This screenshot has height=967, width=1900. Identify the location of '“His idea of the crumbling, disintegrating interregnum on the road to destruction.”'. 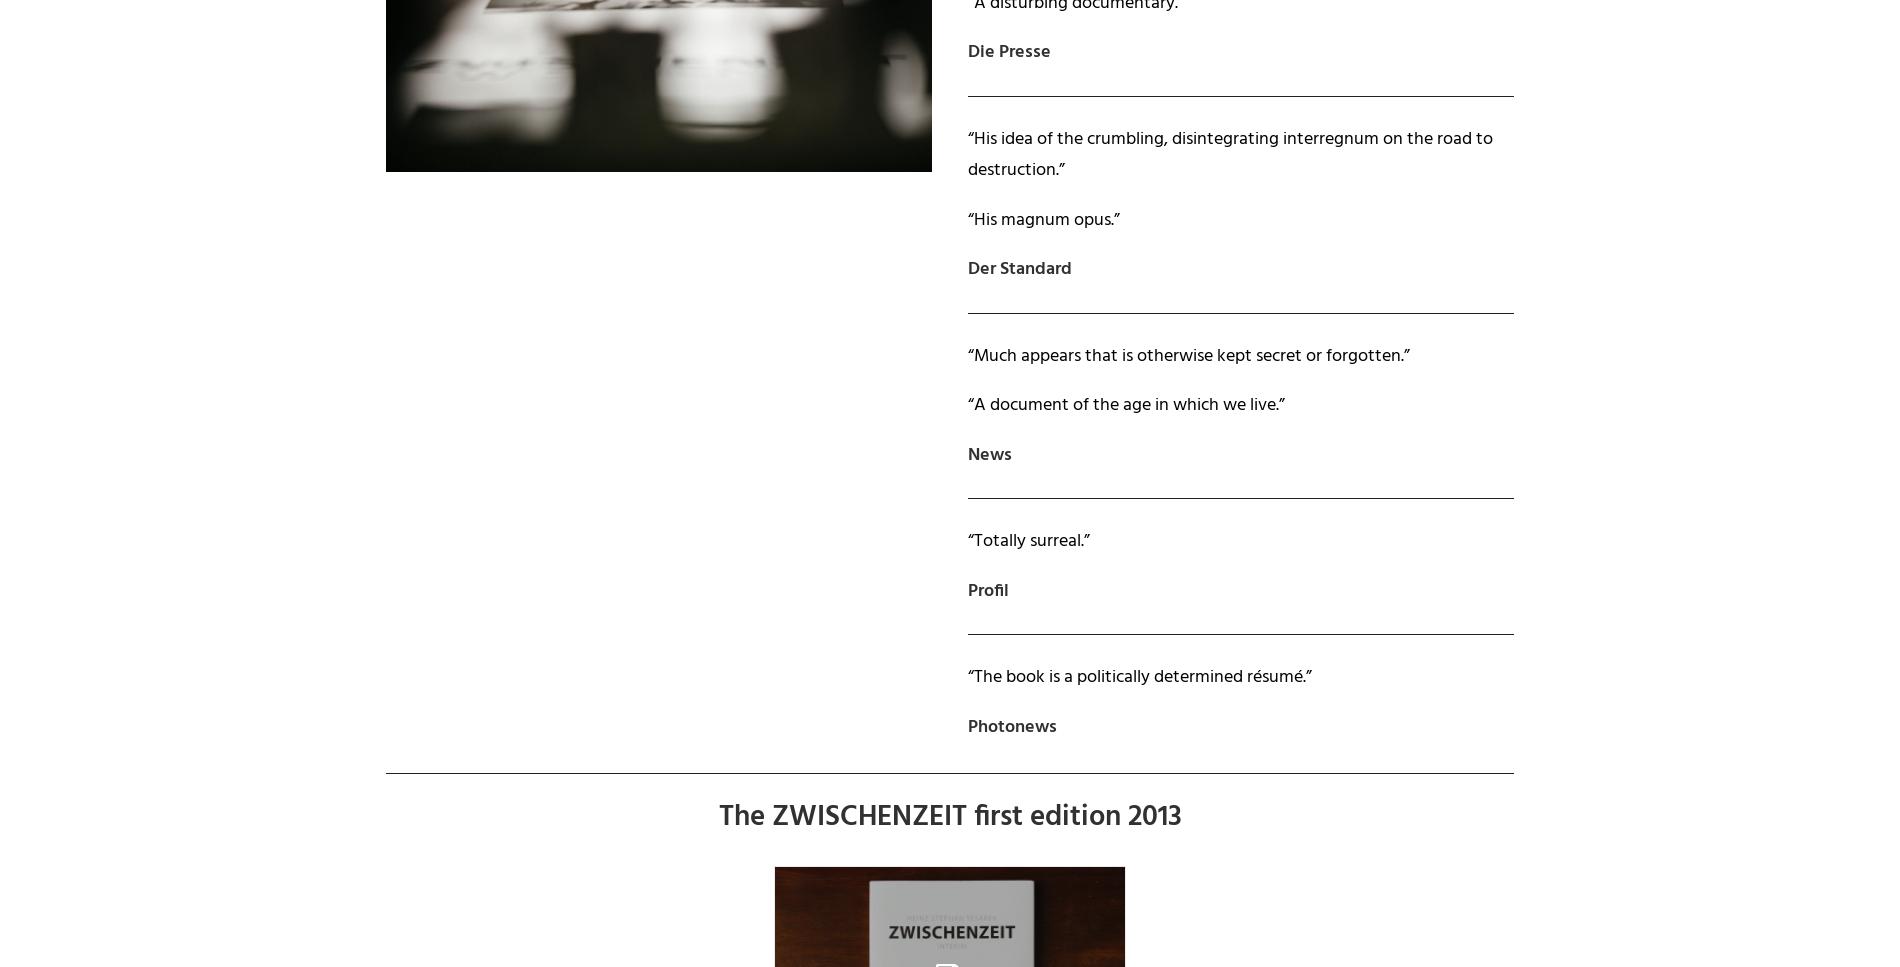
(1229, 154).